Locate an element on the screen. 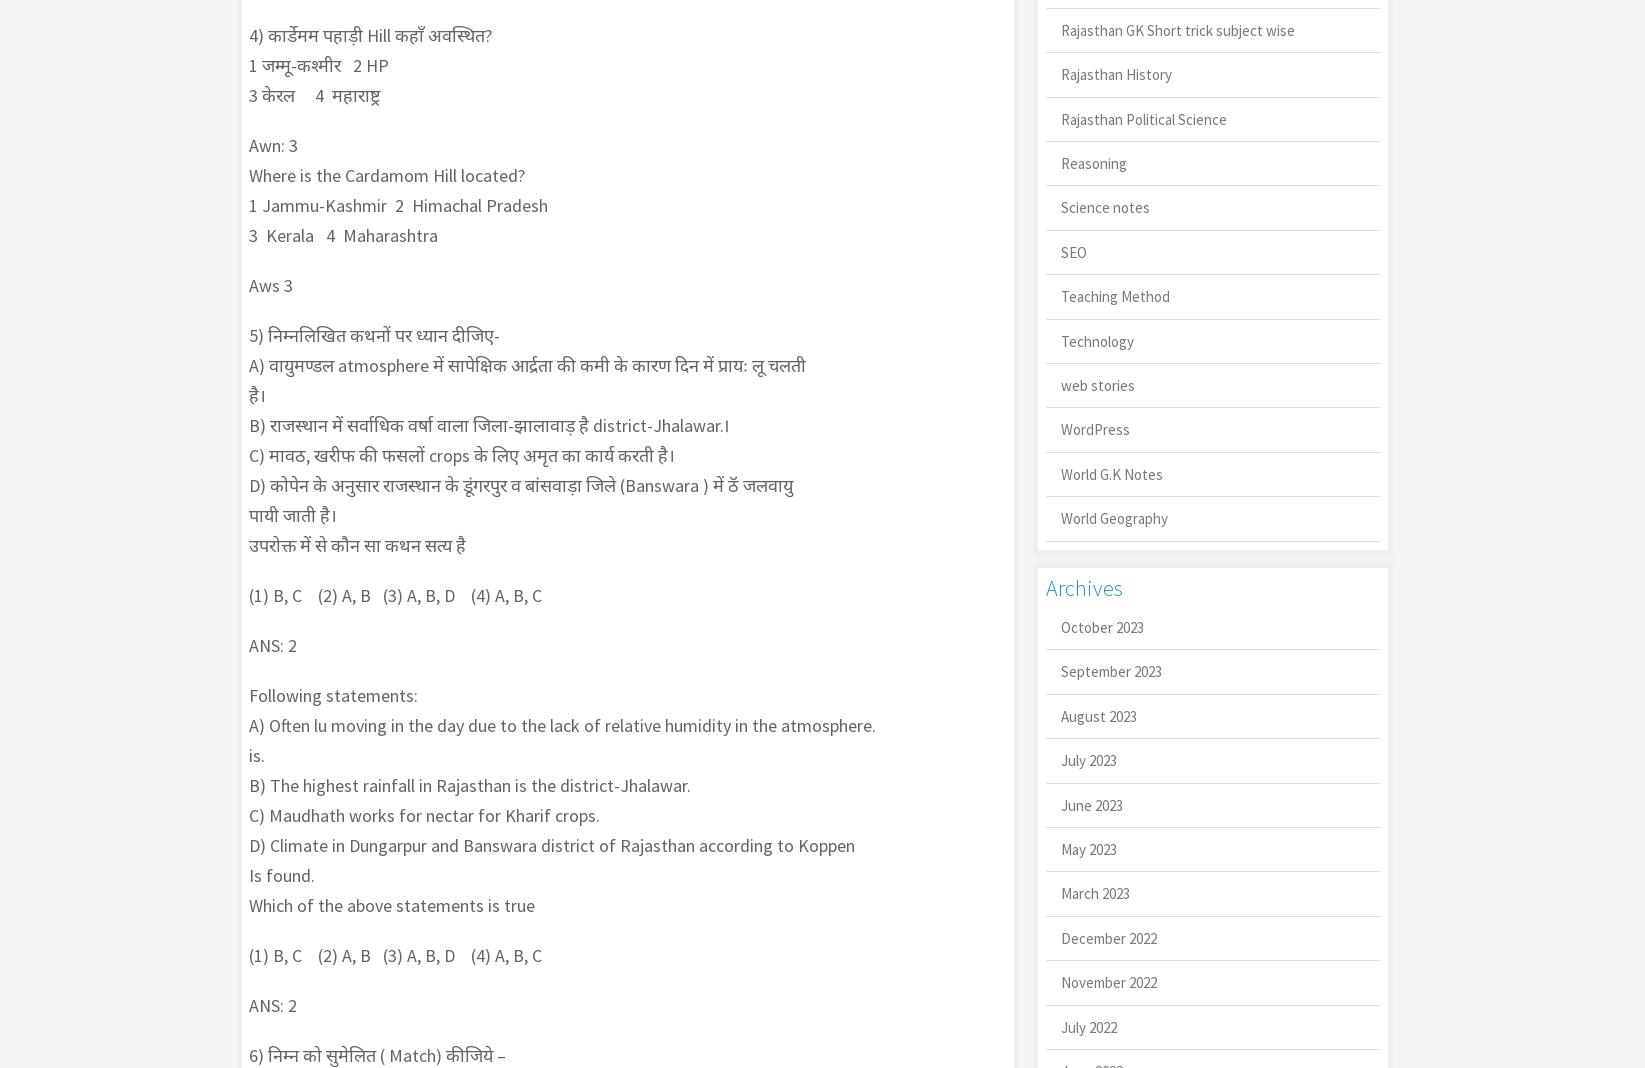 This screenshot has height=1068, width=1645. 'D) कोपेन के अनुसार राजस्थान के डूंगरपुर व बांसवाड़ा जिले (Banswara ) में ठॅ जलवायु' is located at coordinates (519, 485).